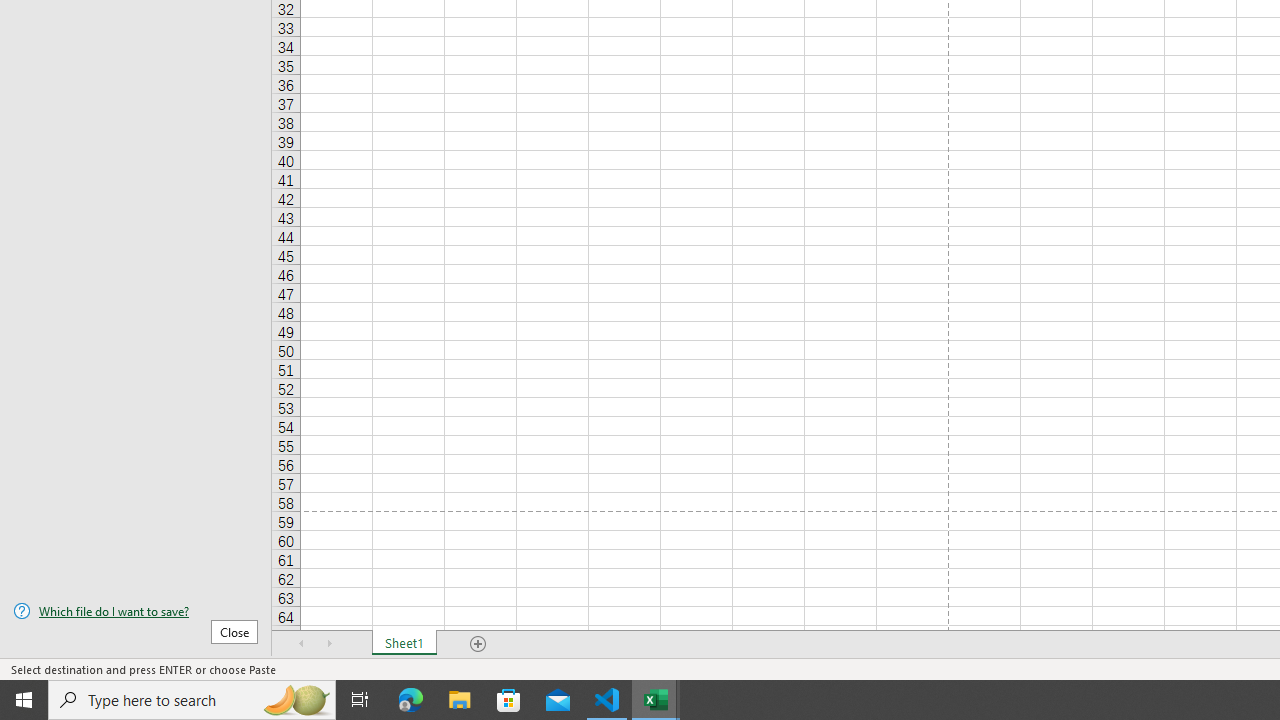 The image size is (1280, 720). What do you see at coordinates (294, 698) in the screenshot?
I see `'Search highlights icon opens search home window'` at bounding box center [294, 698].